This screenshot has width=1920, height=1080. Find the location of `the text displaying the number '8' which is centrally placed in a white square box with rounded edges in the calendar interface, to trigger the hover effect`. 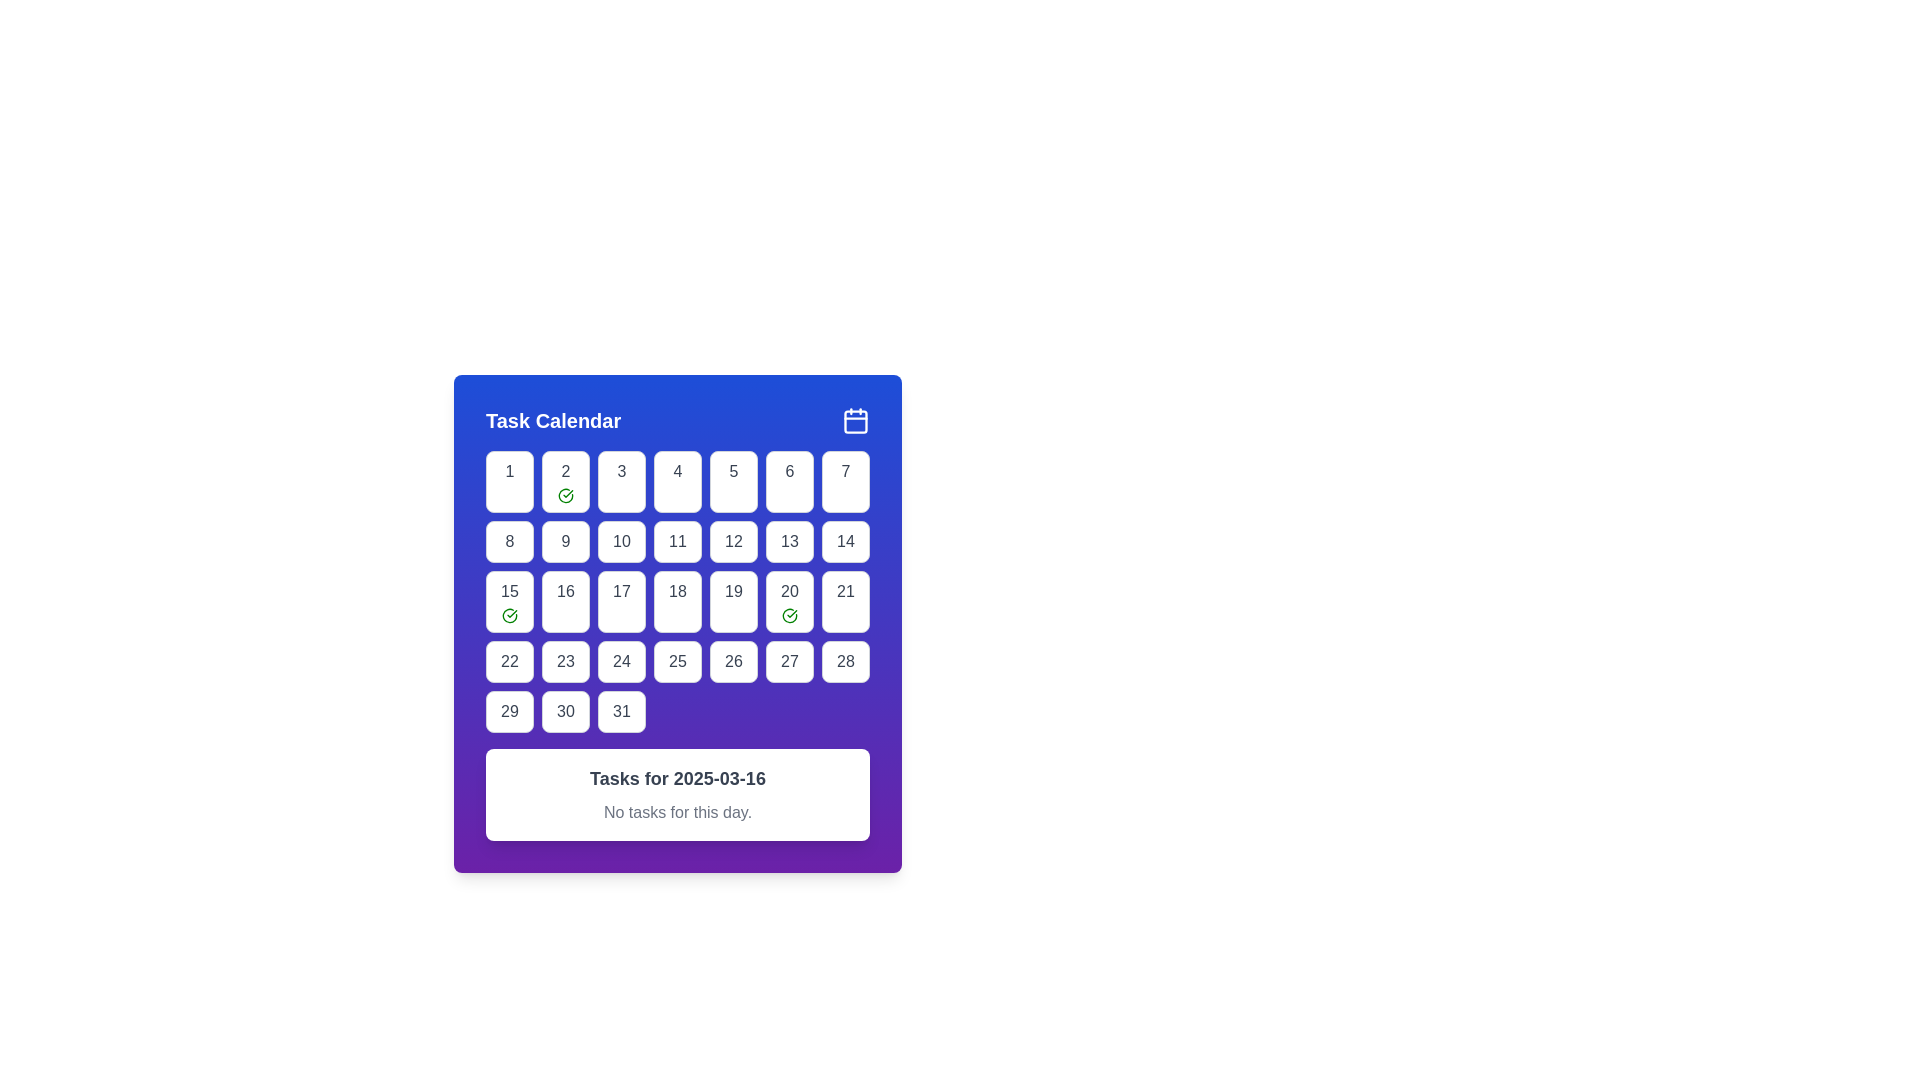

the text displaying the number '8' which is centrally placed in a white square box with rounded edges in the calendar interface, to trigger the hover effect is located at coordinates (509, 542).